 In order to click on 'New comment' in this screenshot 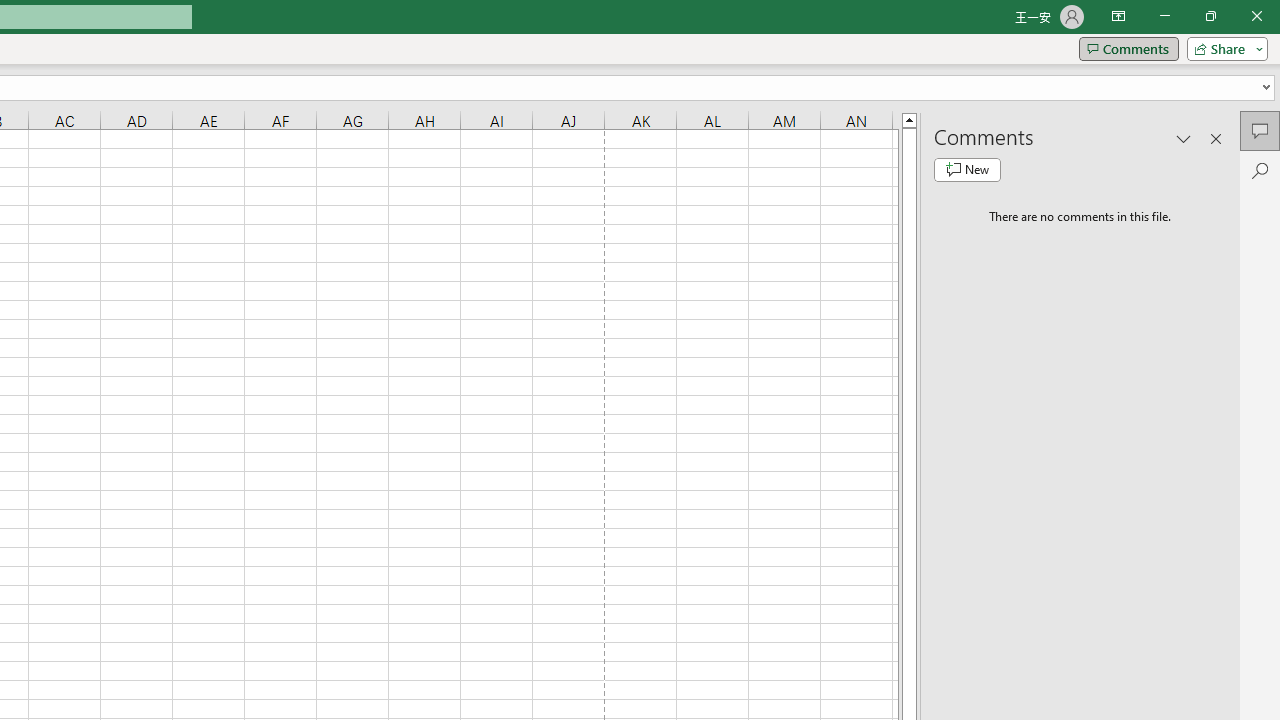, I will do `click(967, 168)`.